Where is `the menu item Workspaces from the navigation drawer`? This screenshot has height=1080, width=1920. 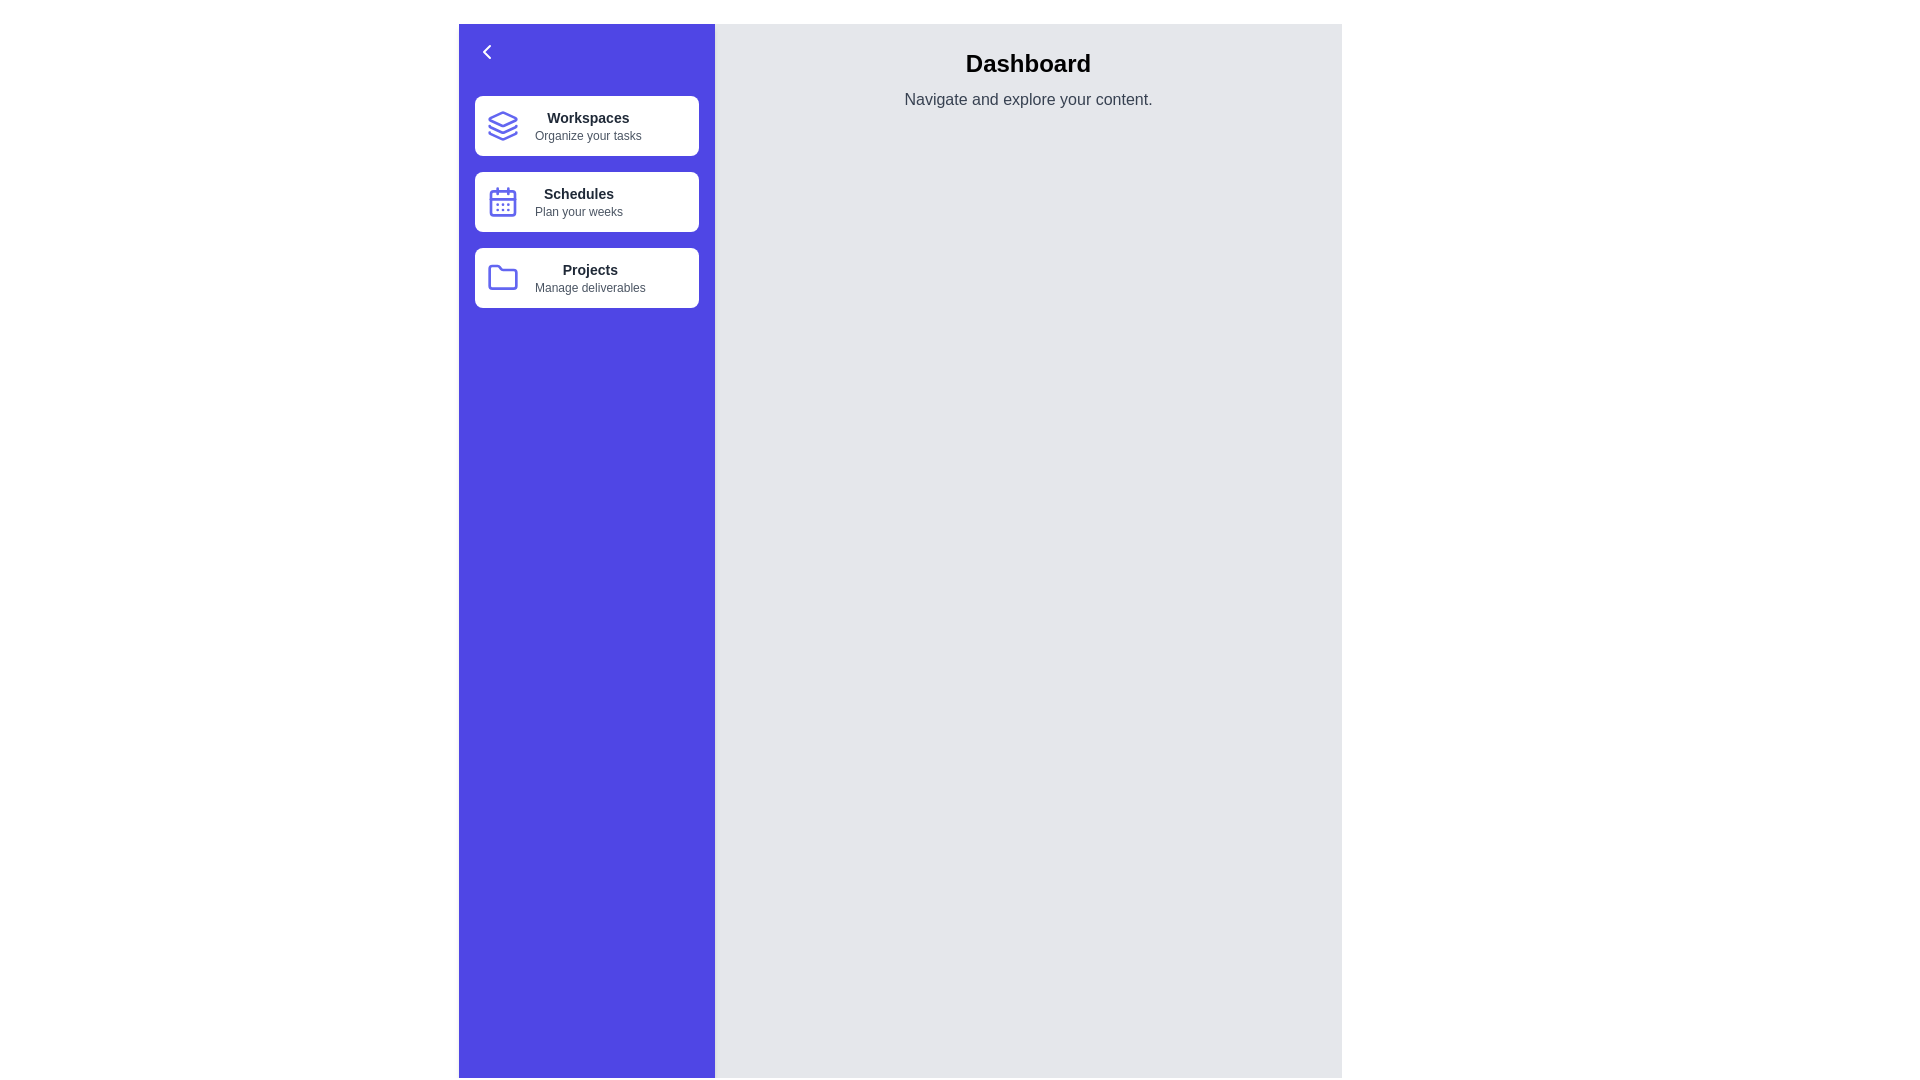
the menu item Workspaces from the navigation drawer is located at coordinates (585, 126).